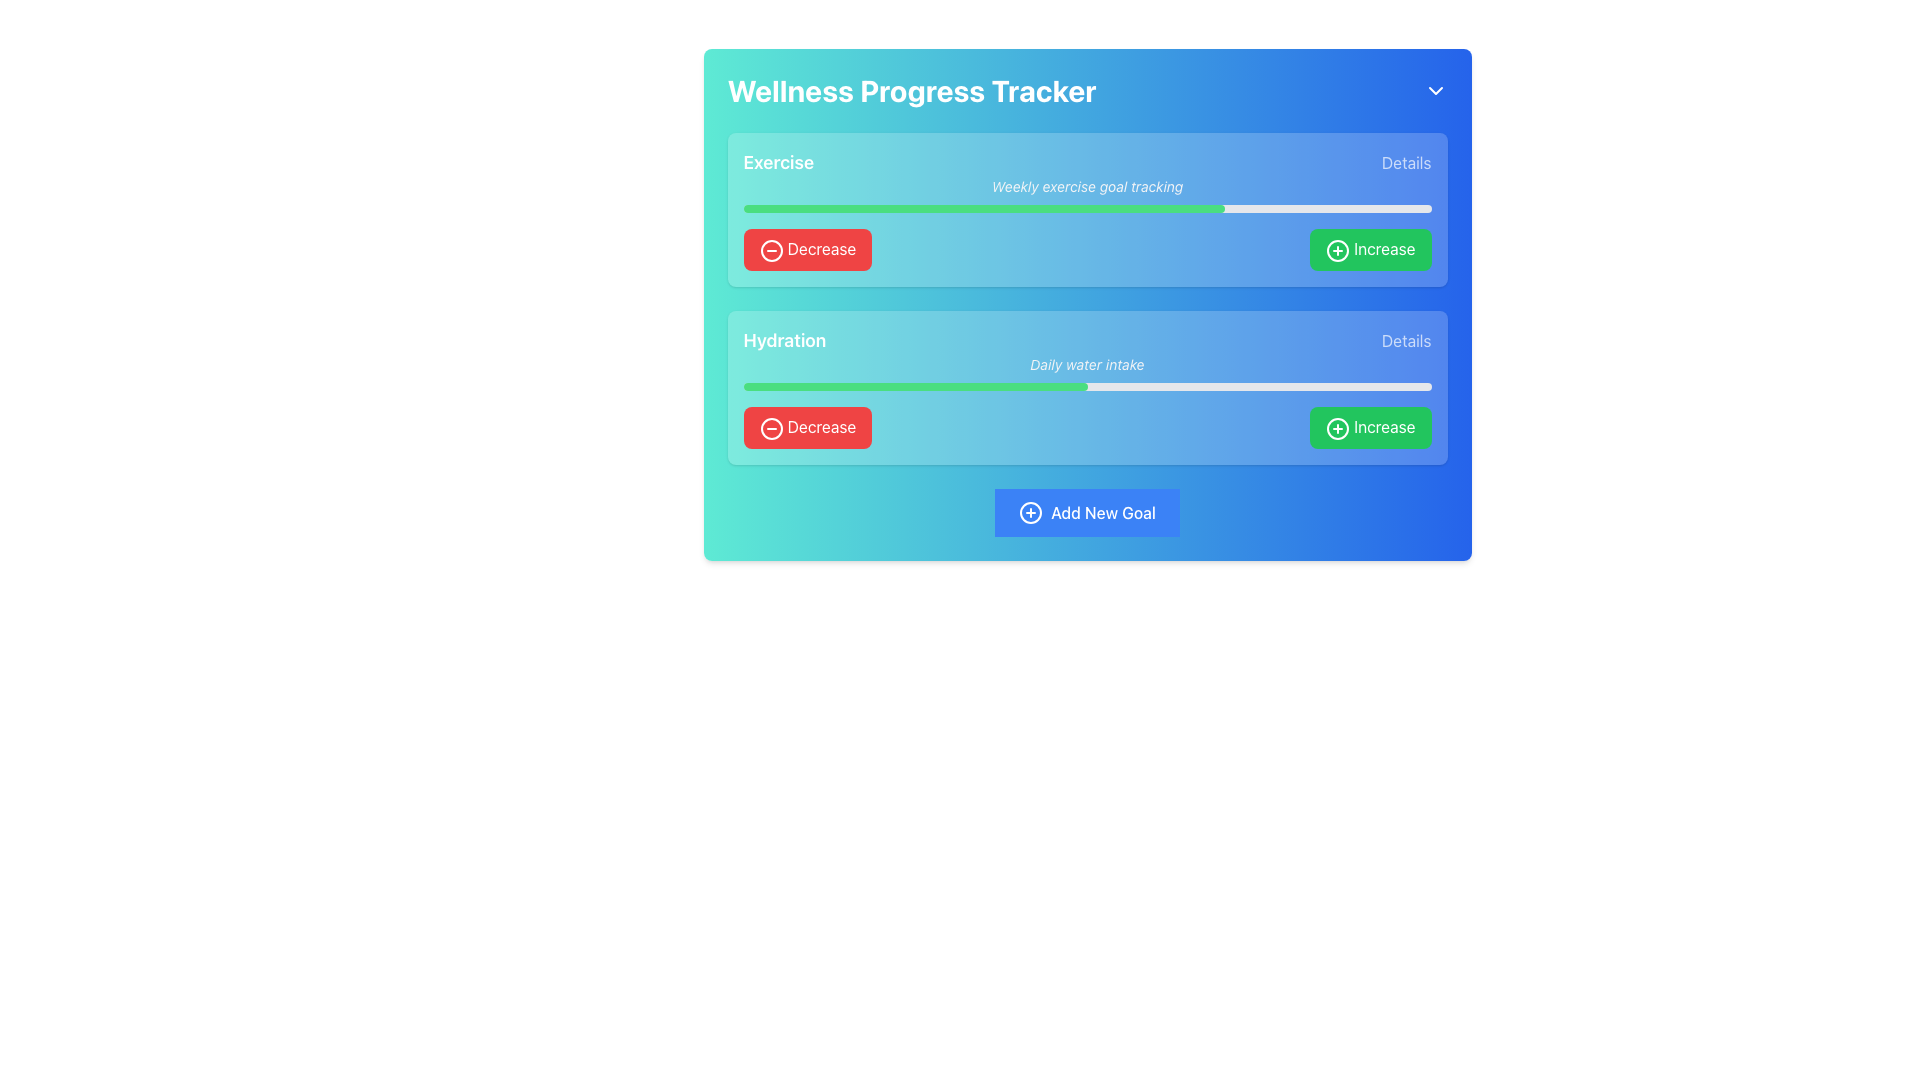 The height and width of the screenshot is (1080, 1920). I want to click on the 'Increase' button icon in the first 'Exercise' card of the wellness tracker interface to observe potential hover effects, so click(1337, 249).